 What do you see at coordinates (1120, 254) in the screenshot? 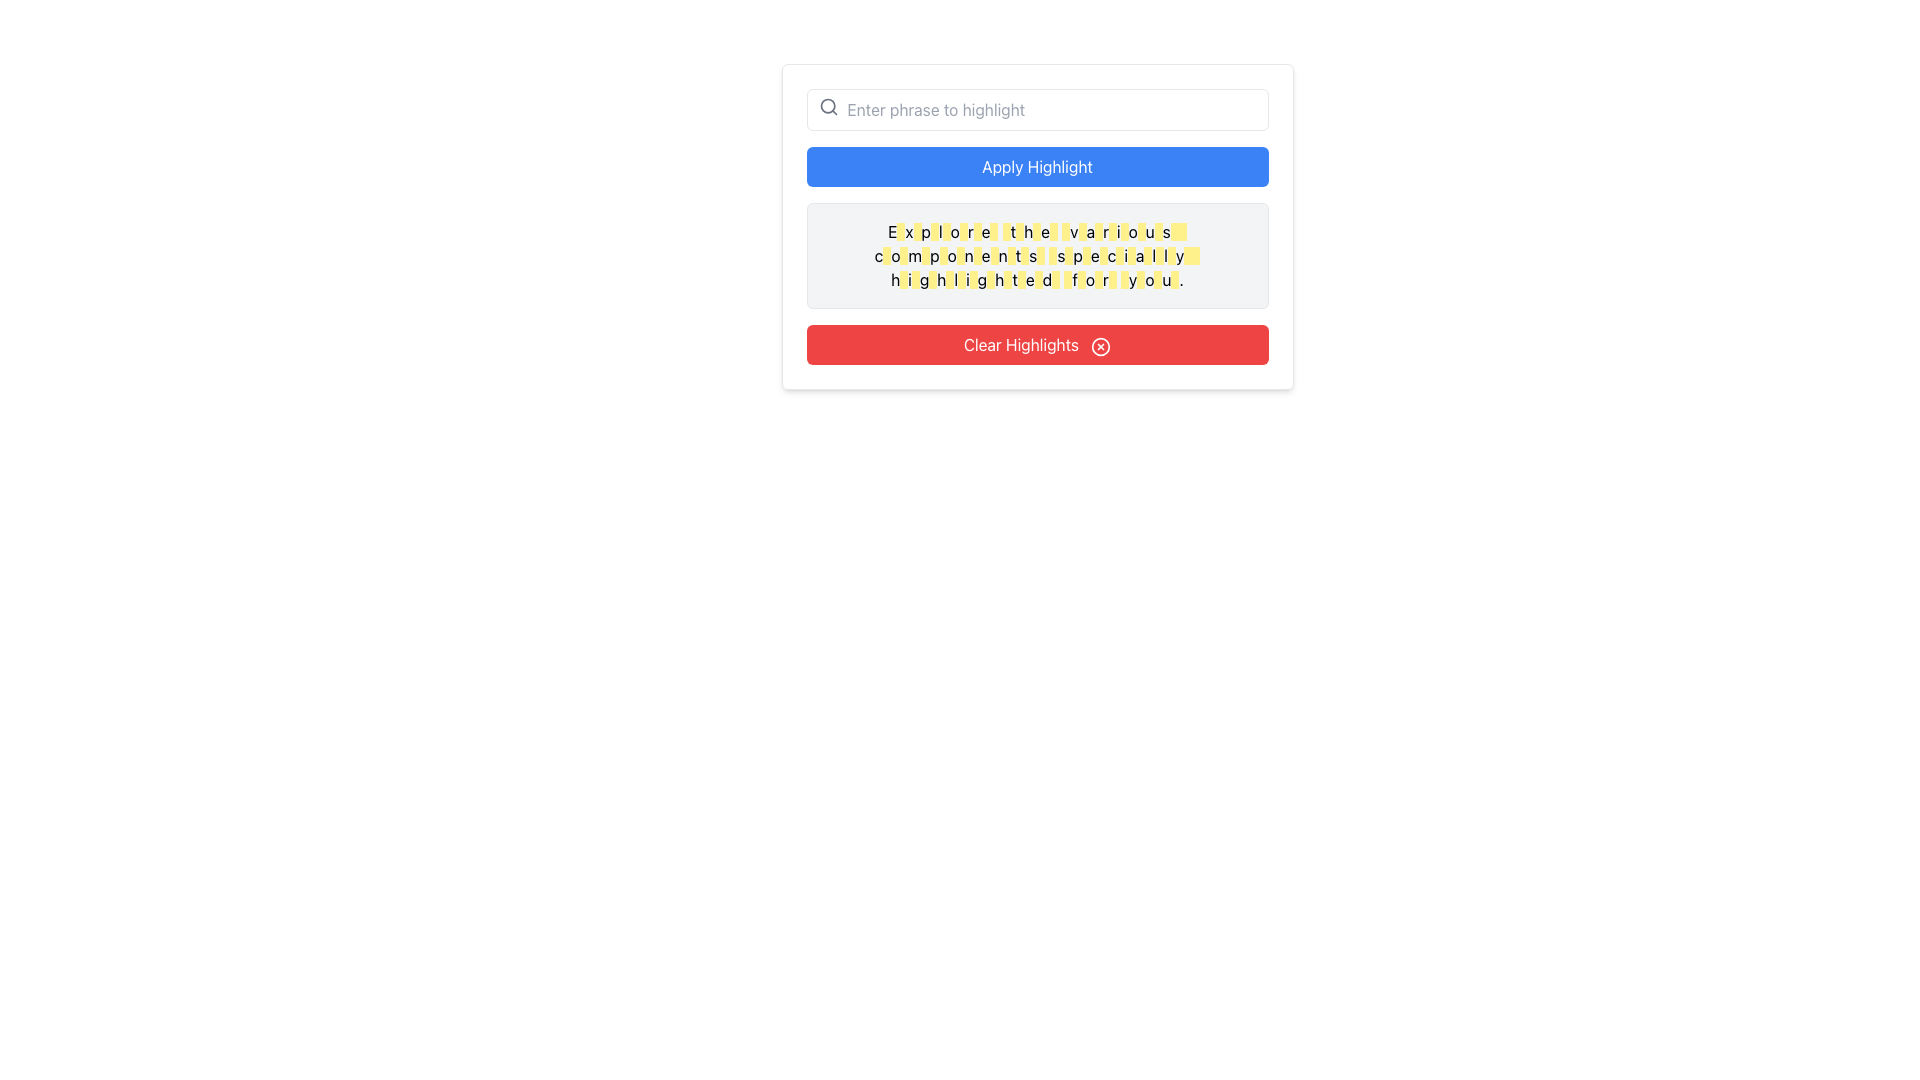
I see `the text highlight element with a yellow background that emphasizes the word 'specially' in the phrase 'Explore the various components specially highlighted for you.'` at bounding box center [1120, 254].